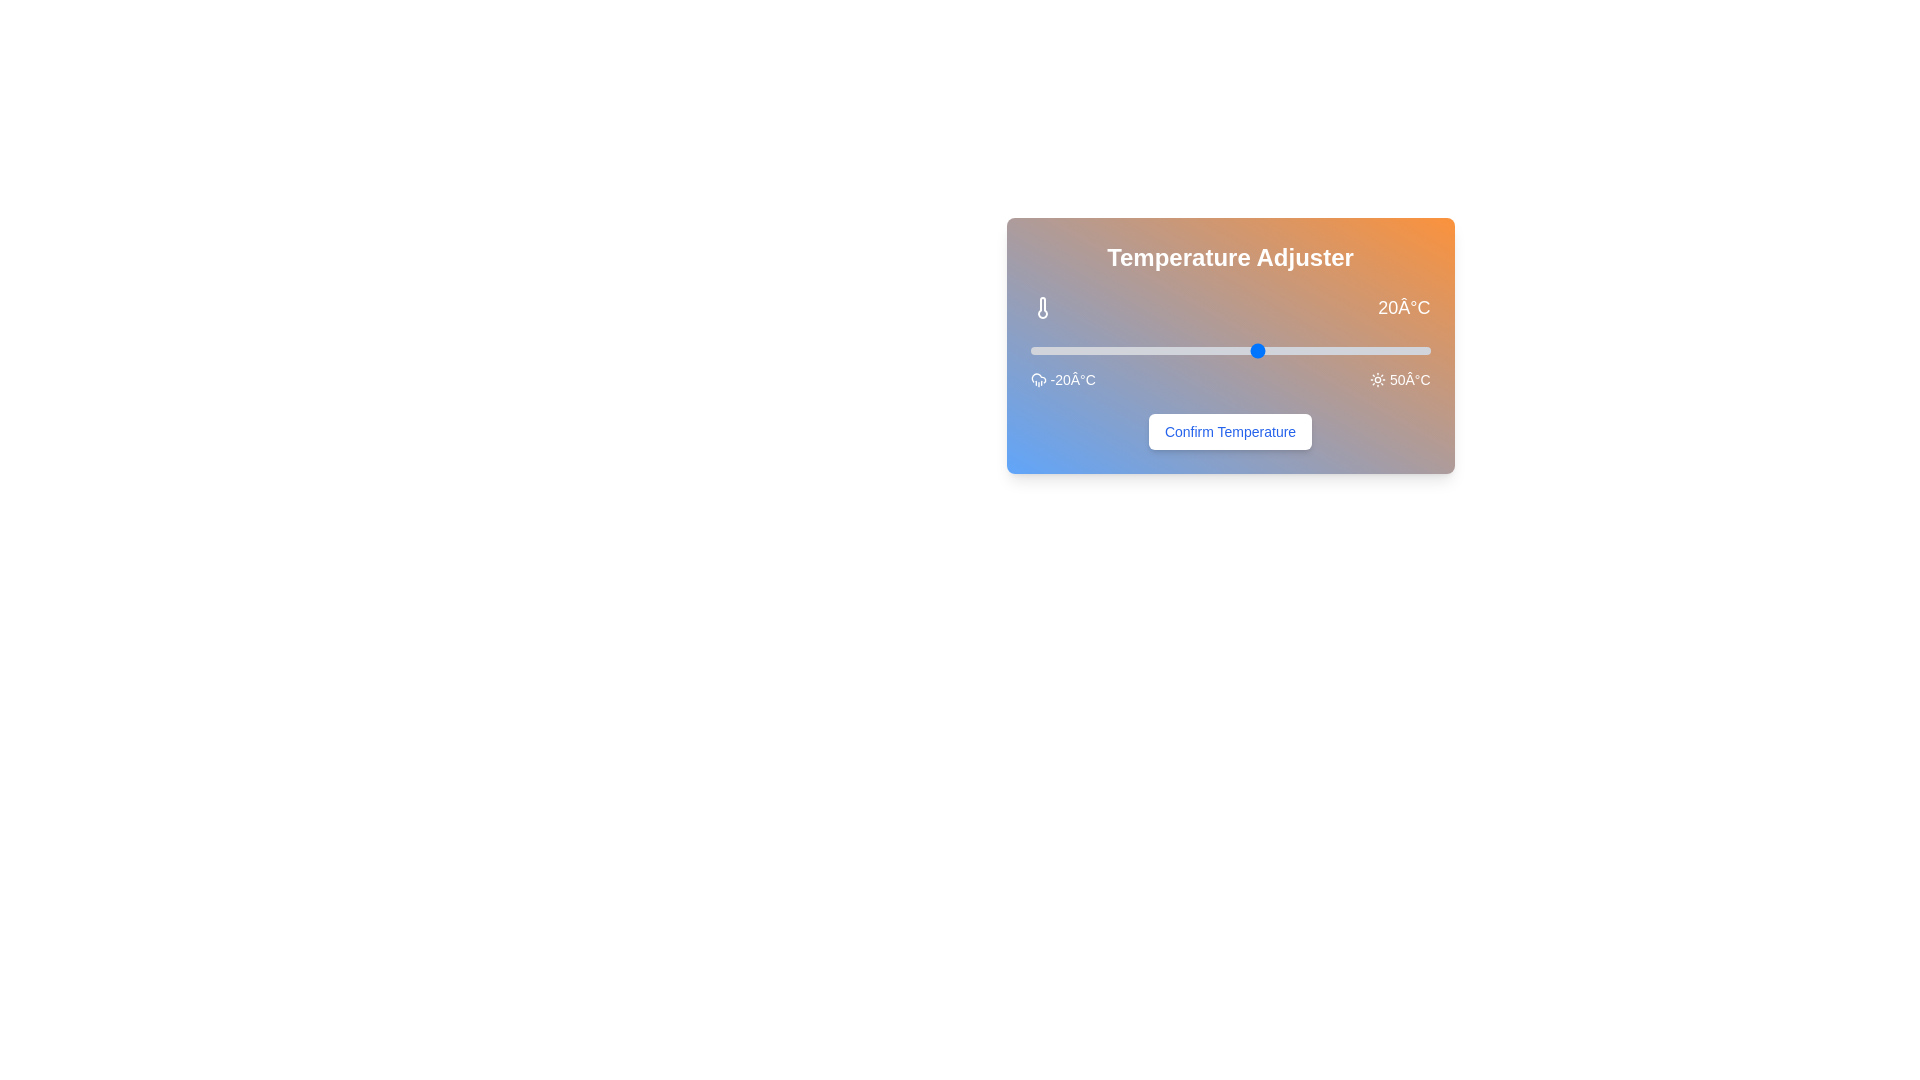  Describe the element at coordinates (1127, 350) in the screenshot. I see `the temperature slider to -3°C` at that location.